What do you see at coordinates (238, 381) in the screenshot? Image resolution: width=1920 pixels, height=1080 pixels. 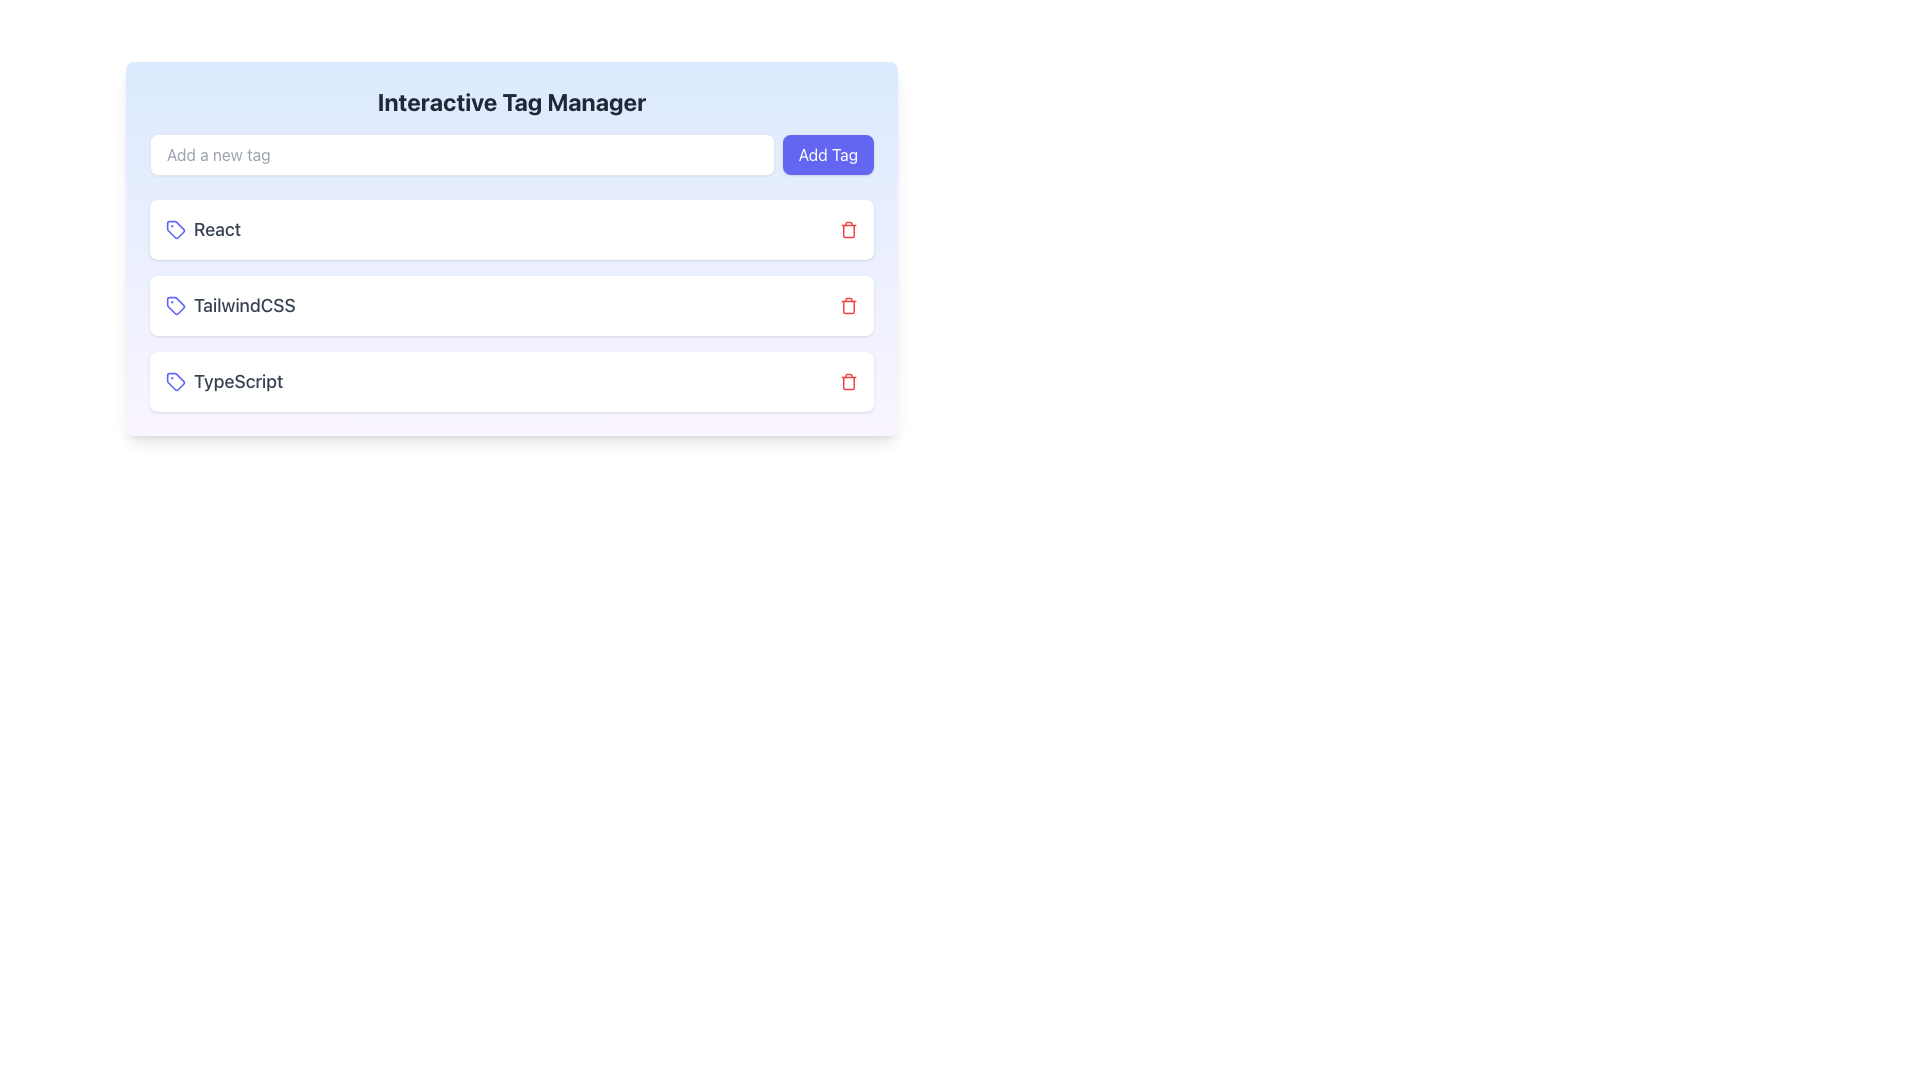 I see `the 'TypeScript' text label located at the bottom of the list` at bounding box center [238, 381].